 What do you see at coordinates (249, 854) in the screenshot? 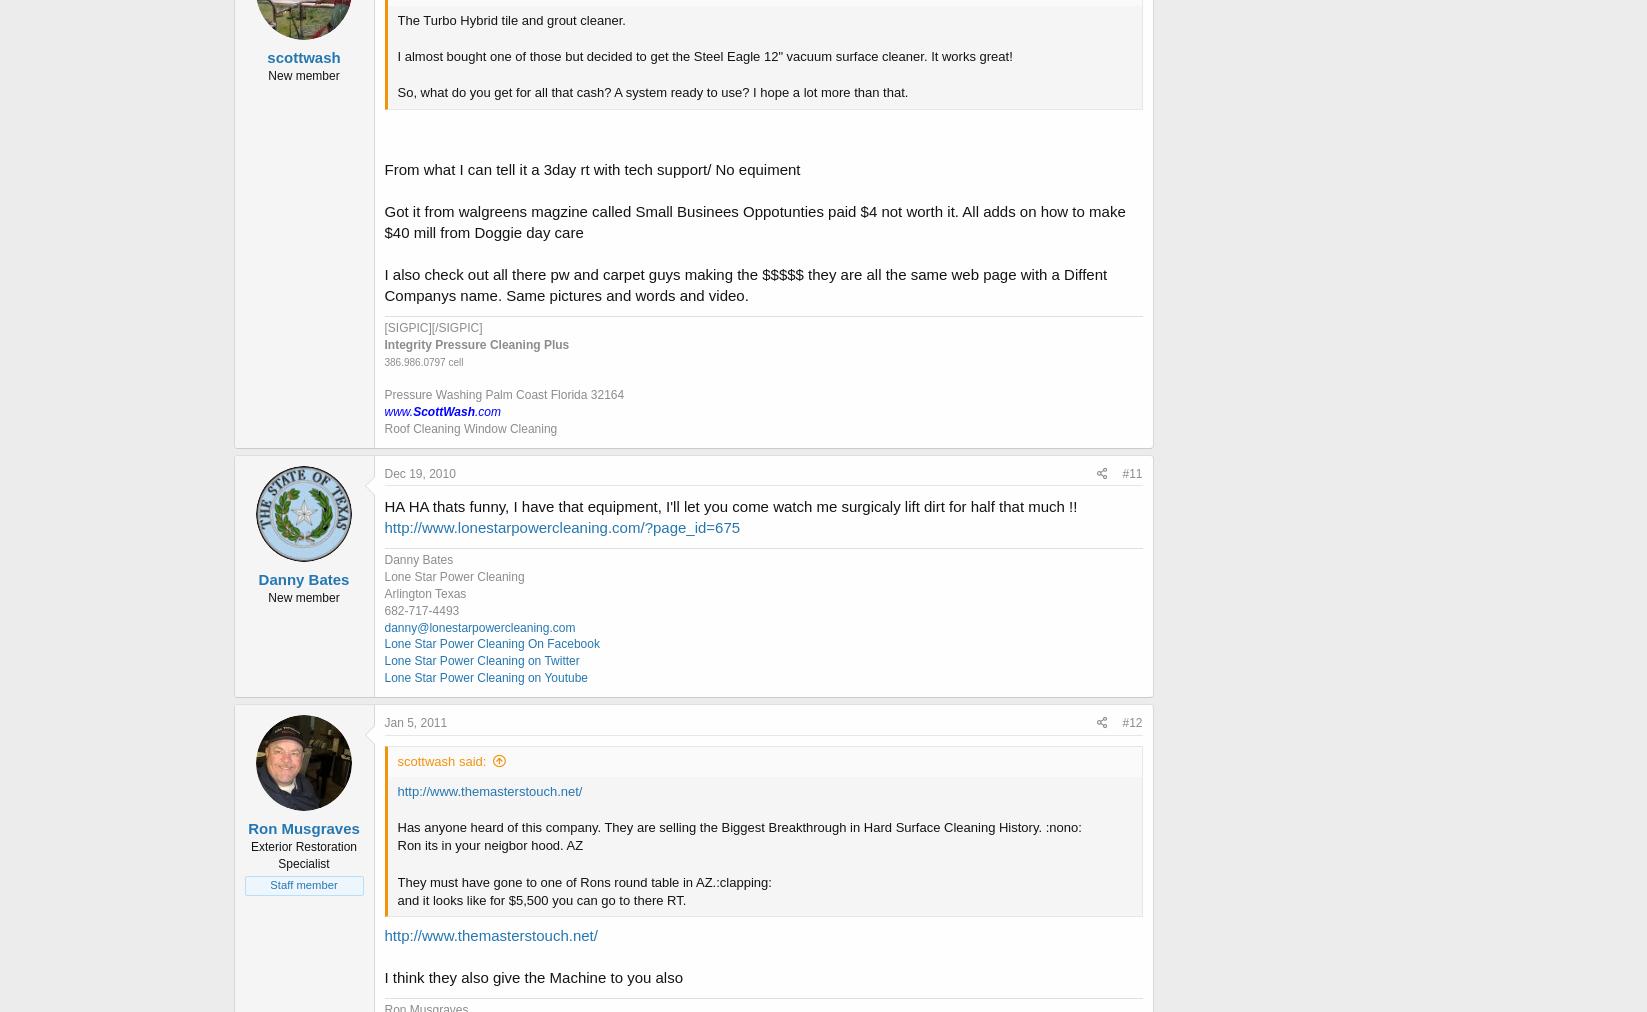
I see `'Exterior Restoration Specialist'` at bounding box center [249, 854].